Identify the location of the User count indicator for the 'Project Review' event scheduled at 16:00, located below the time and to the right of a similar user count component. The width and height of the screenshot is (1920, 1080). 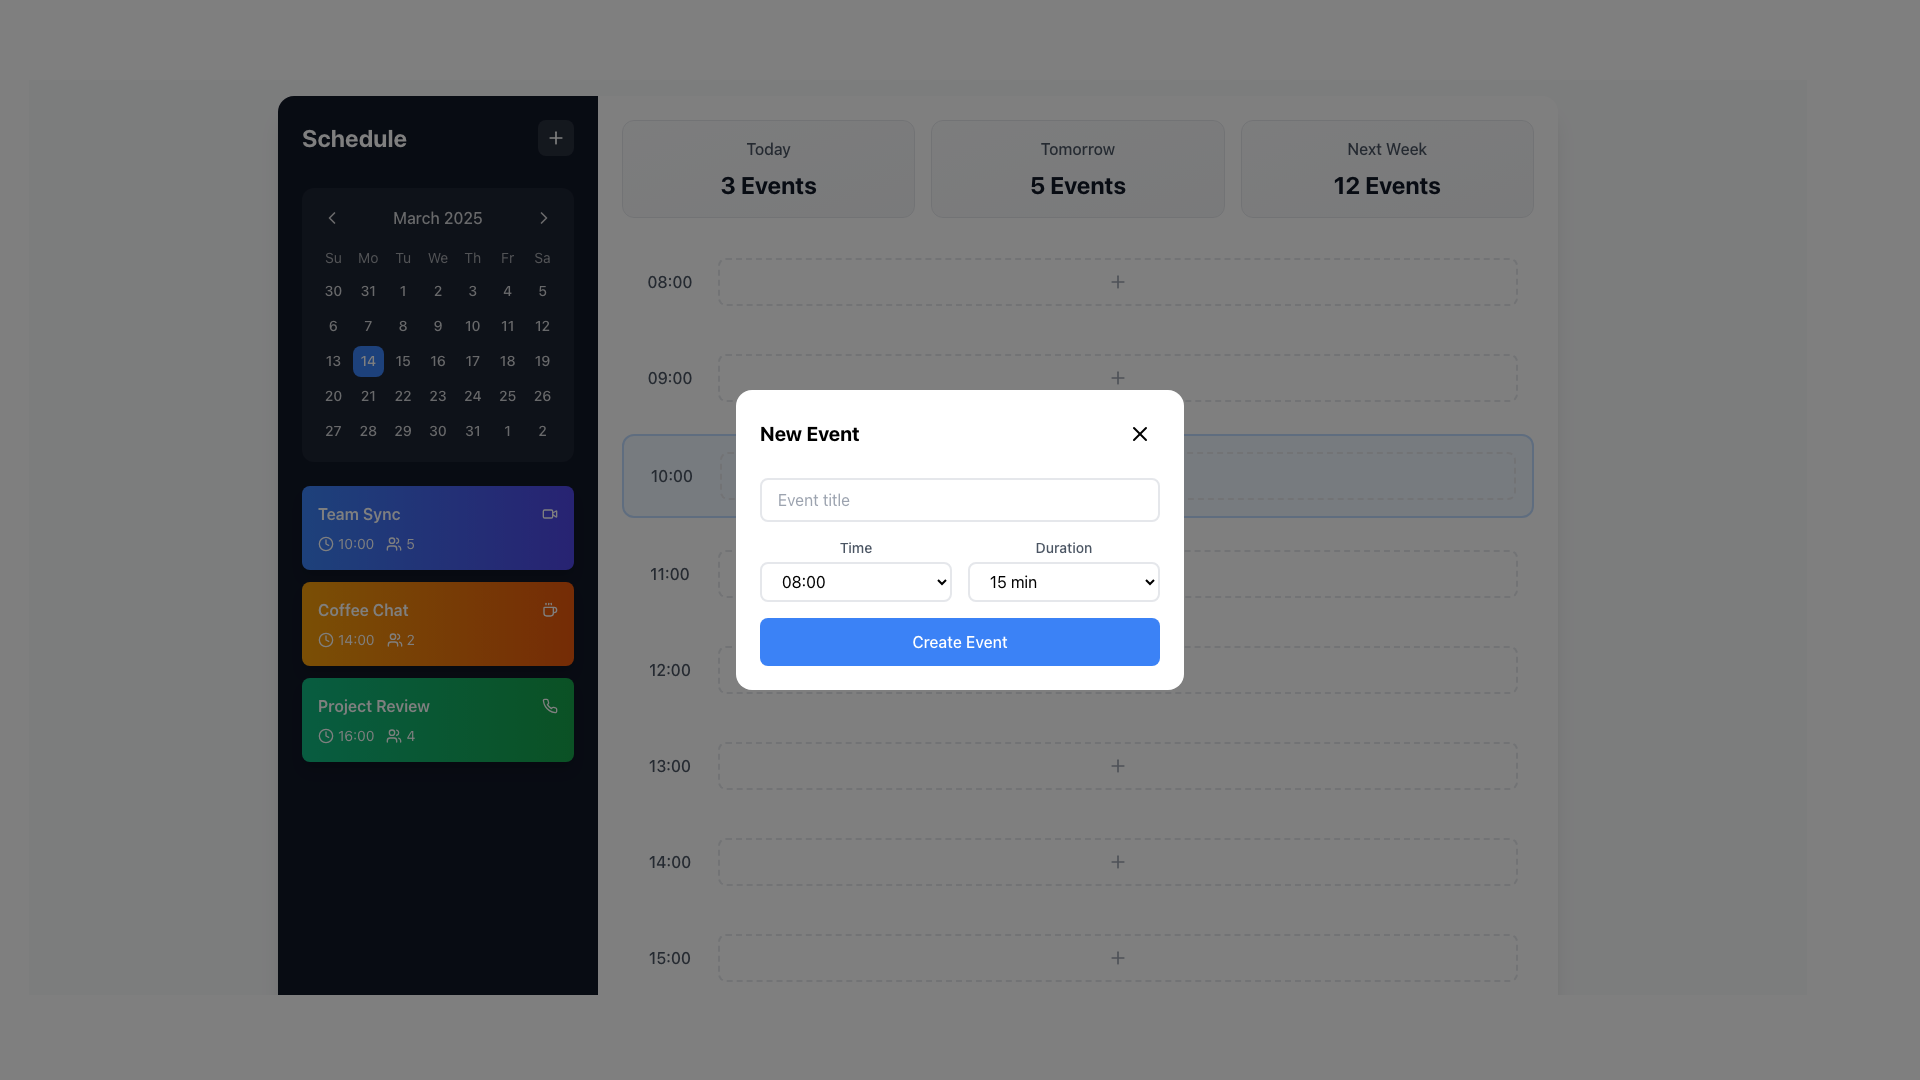
(400, 736).